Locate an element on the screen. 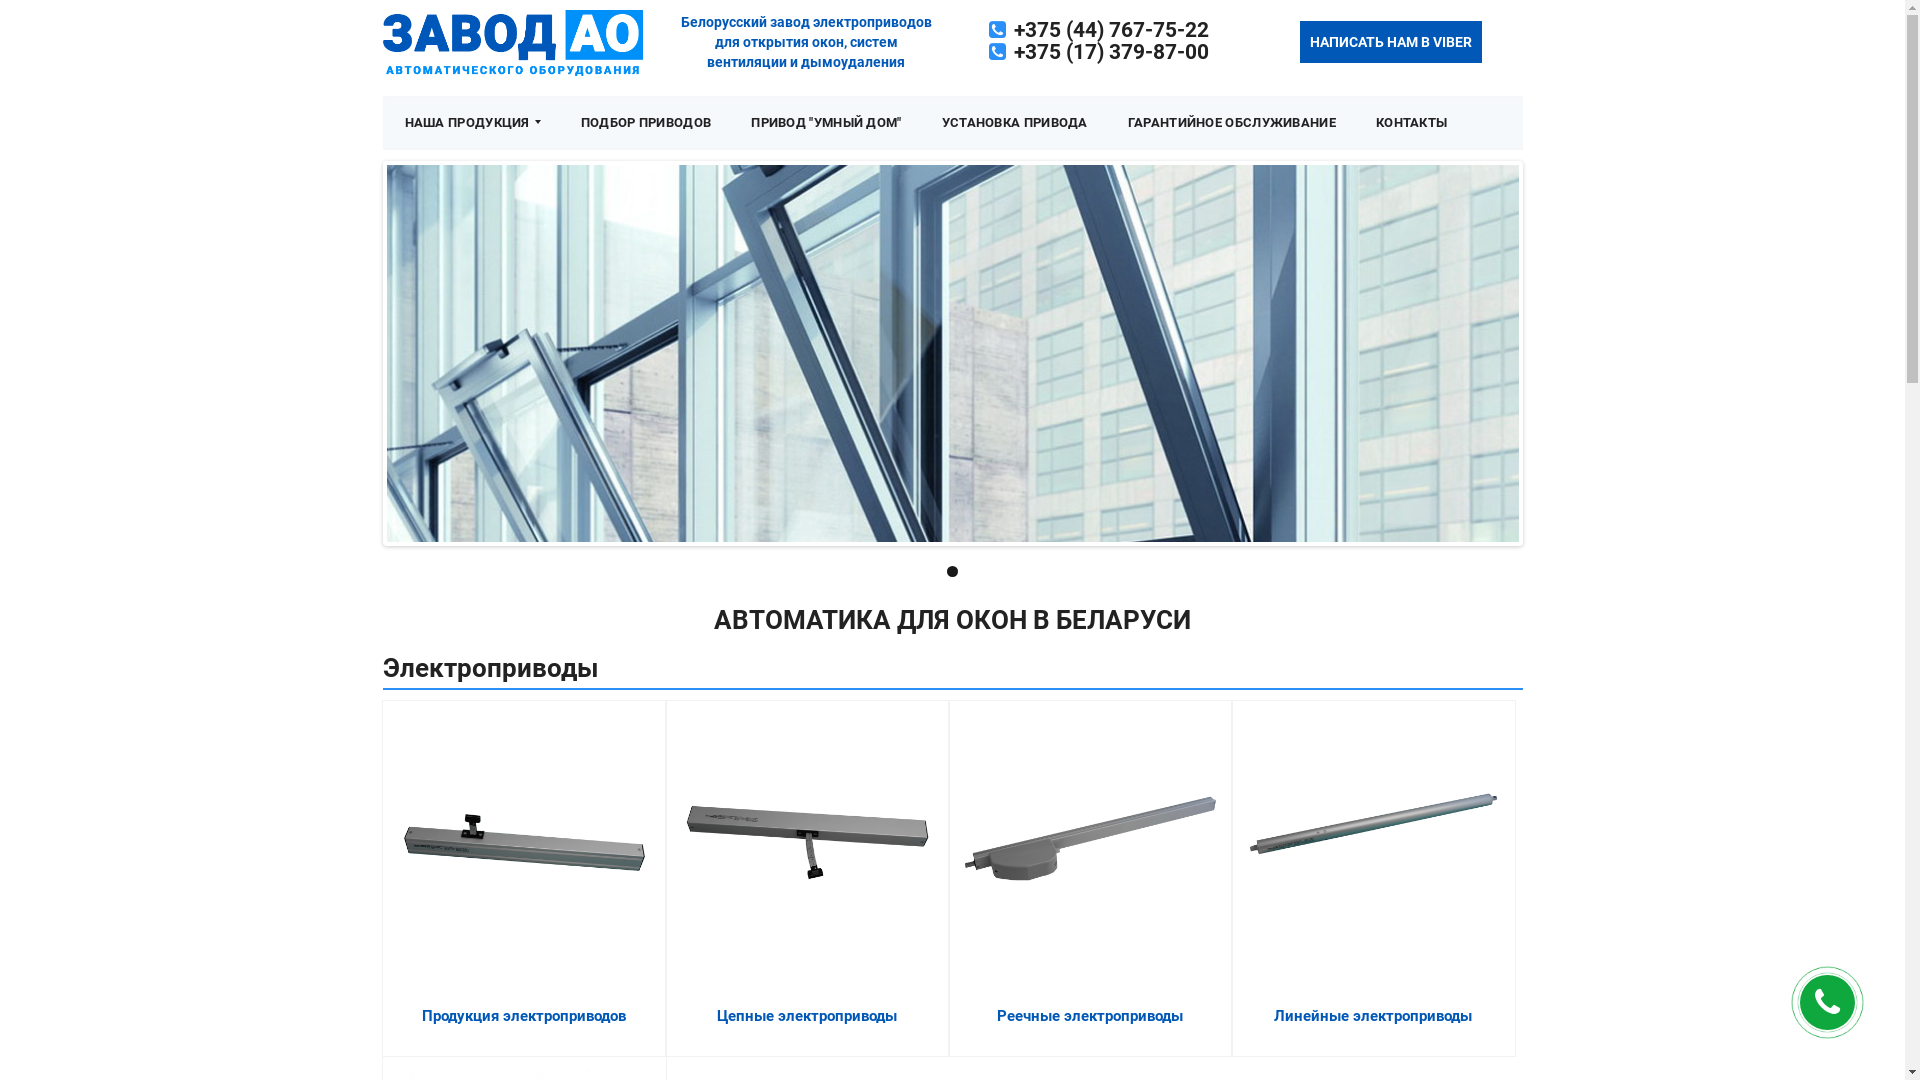 Image resolution: width=1920 pixels, height=1080 pixels. '+375 (17) 379-87-00' is located at coordinates (1110, 50).